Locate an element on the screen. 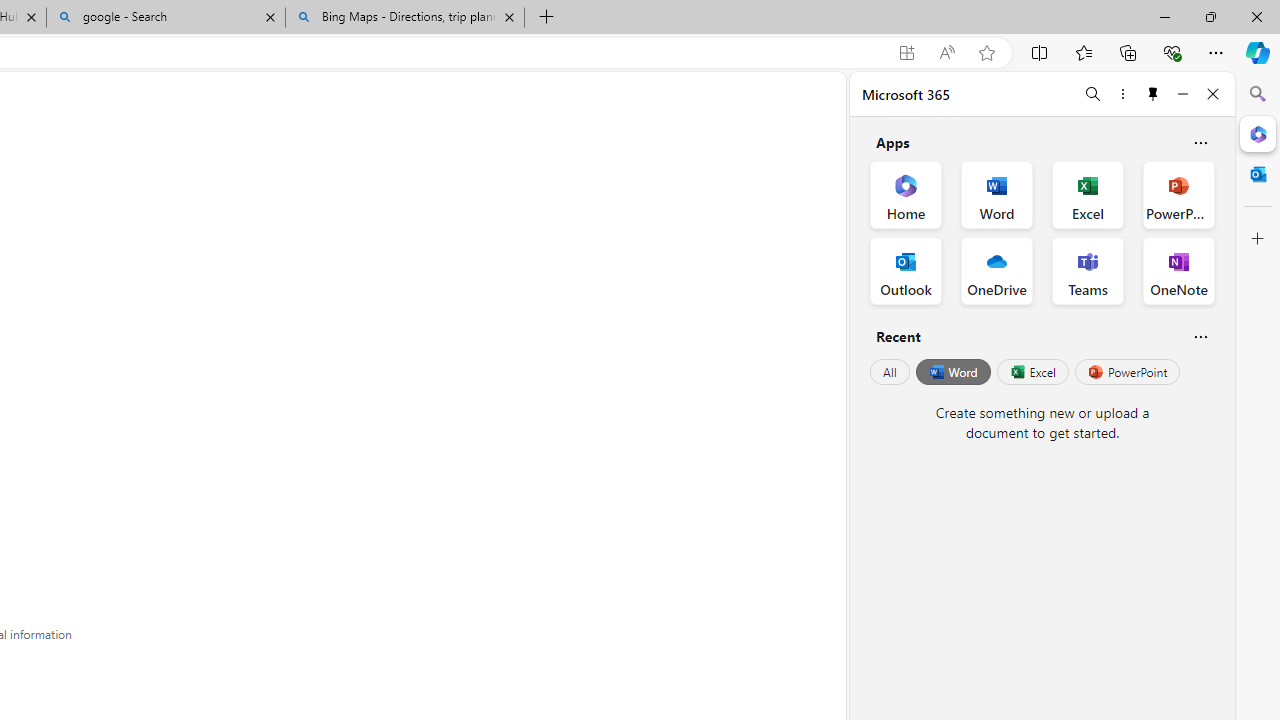  'Customize' is located at coordinates (1257, 238).